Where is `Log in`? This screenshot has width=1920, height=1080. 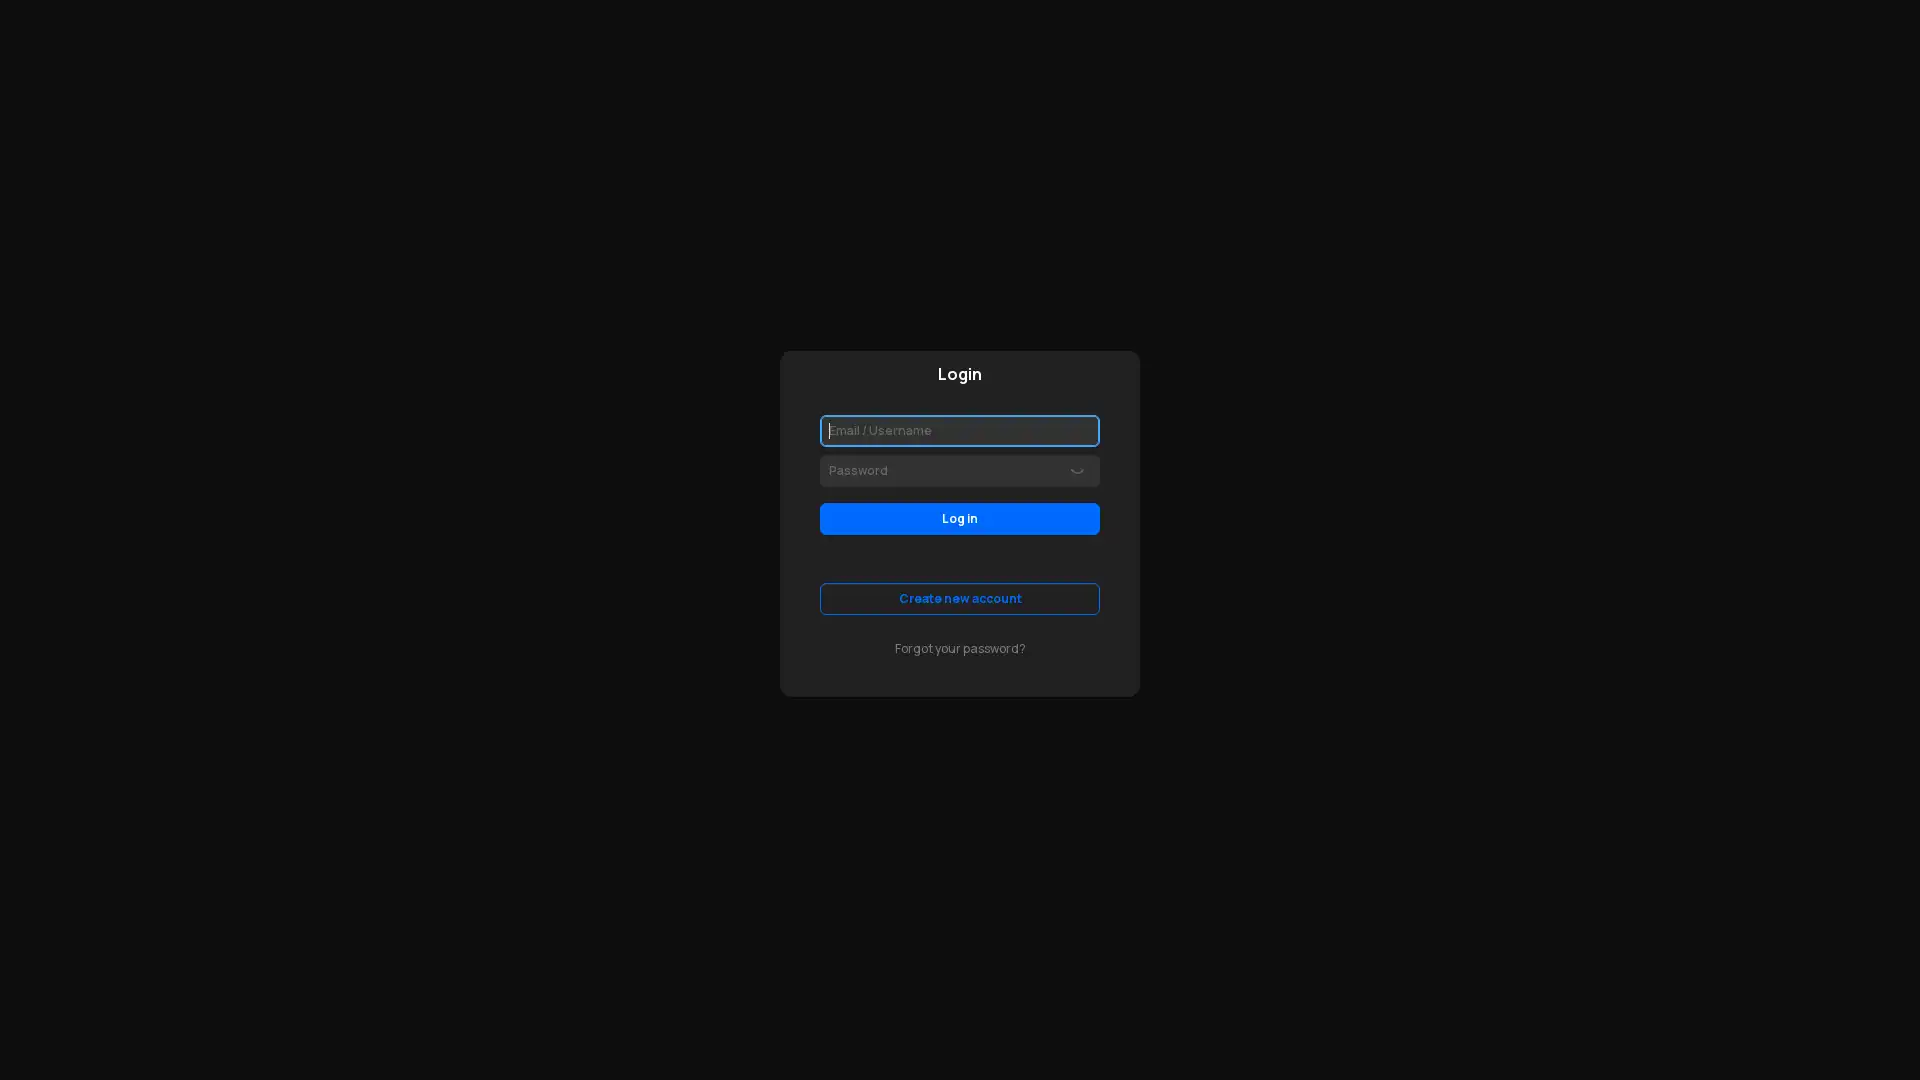 Log in is located at coordinates (960, 518).